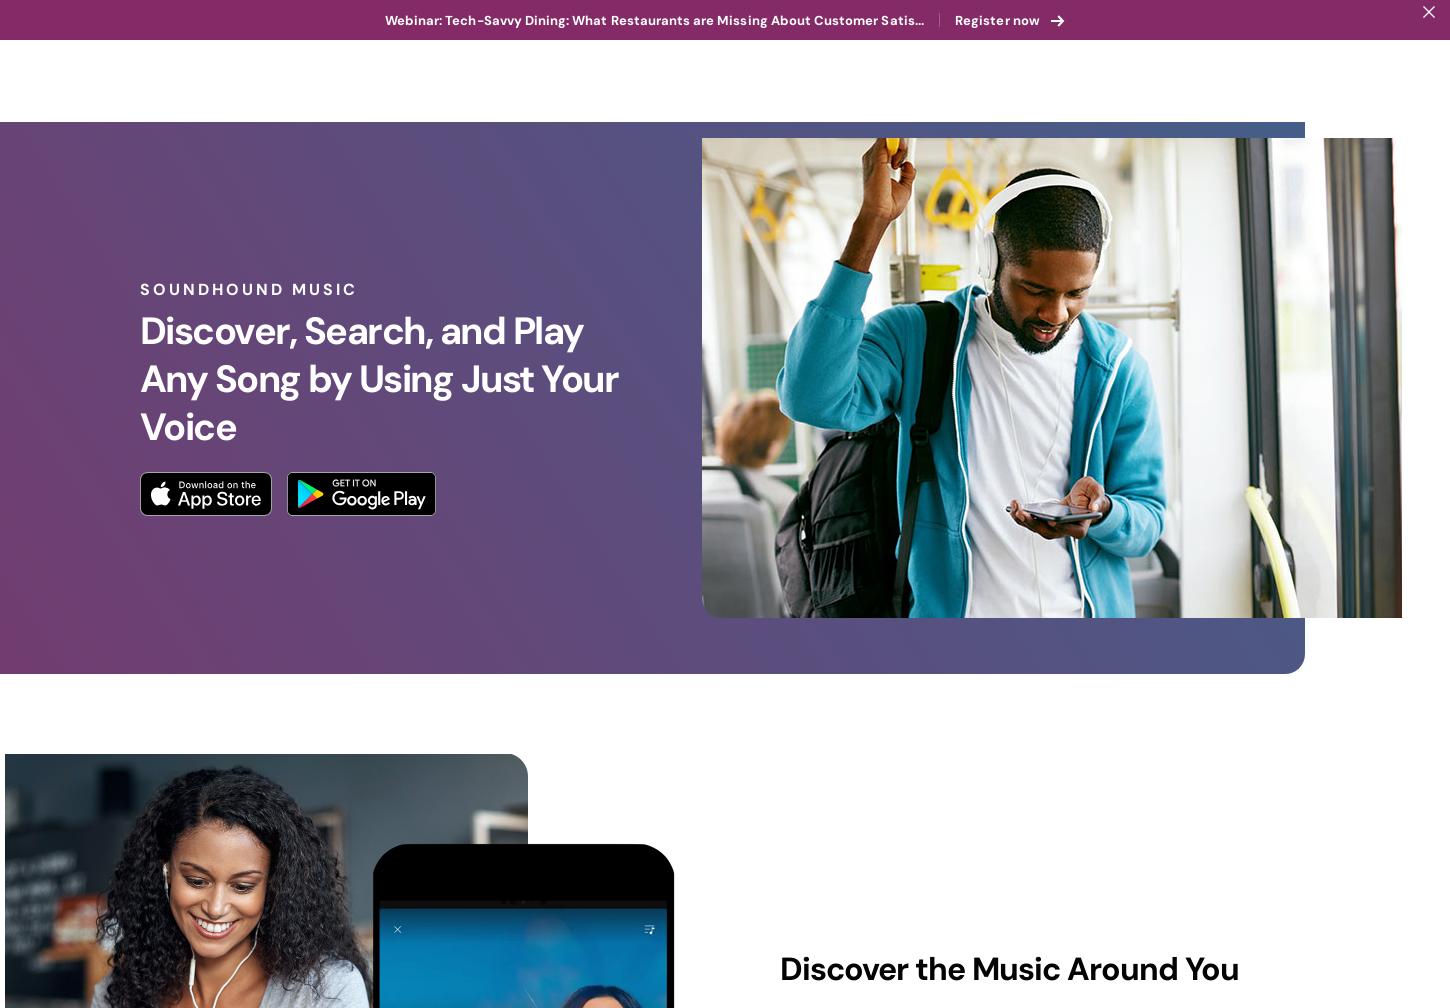 The height and width of the screenshot is (1008, 1450). Describe the element at coordinates (979, 964) in the screenshot. I see `'SoundHound Rating'` at that location.